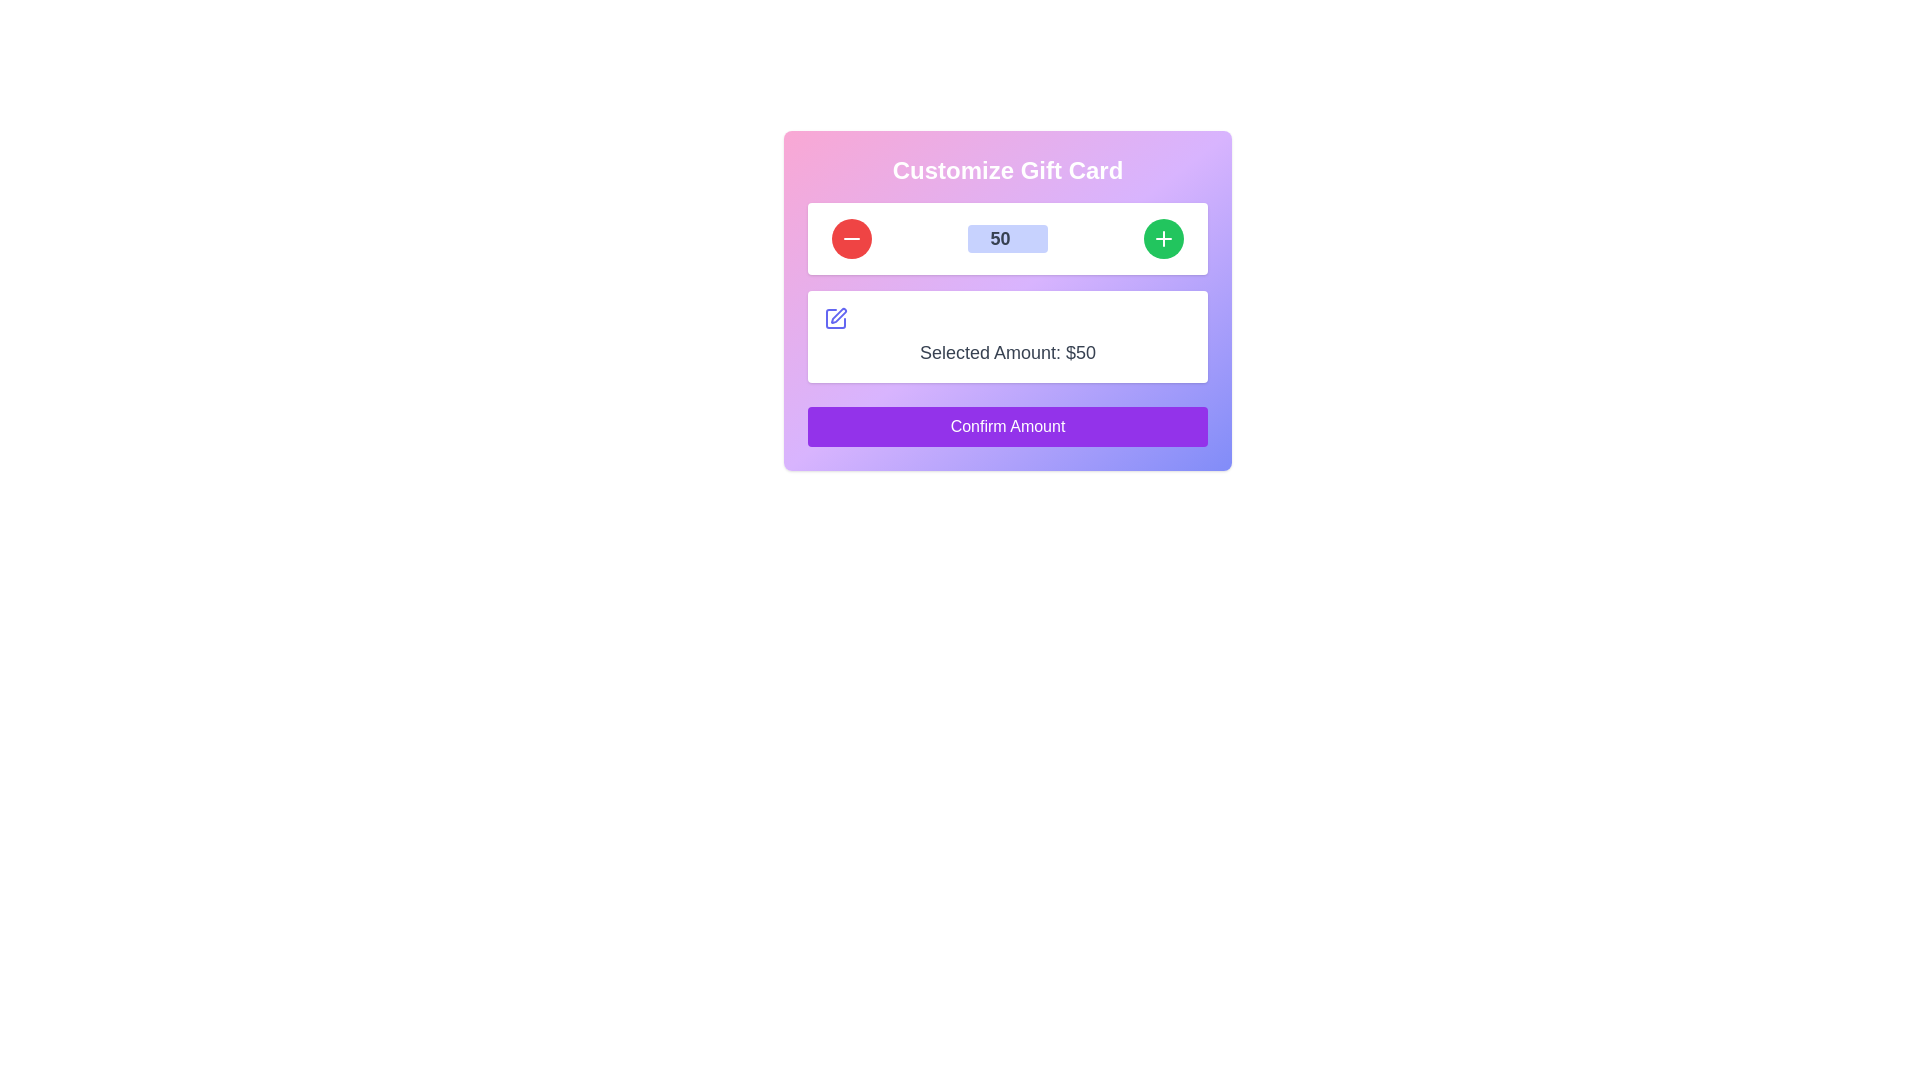 This screenshot has width=1920, height=1080. What do you see at coordinates (1163, 238) in the screenshot?
I see `the third button in the row at the top of the card-like section to increase the value displayed in the adjacent input field` at bounding box center [1163, 238].